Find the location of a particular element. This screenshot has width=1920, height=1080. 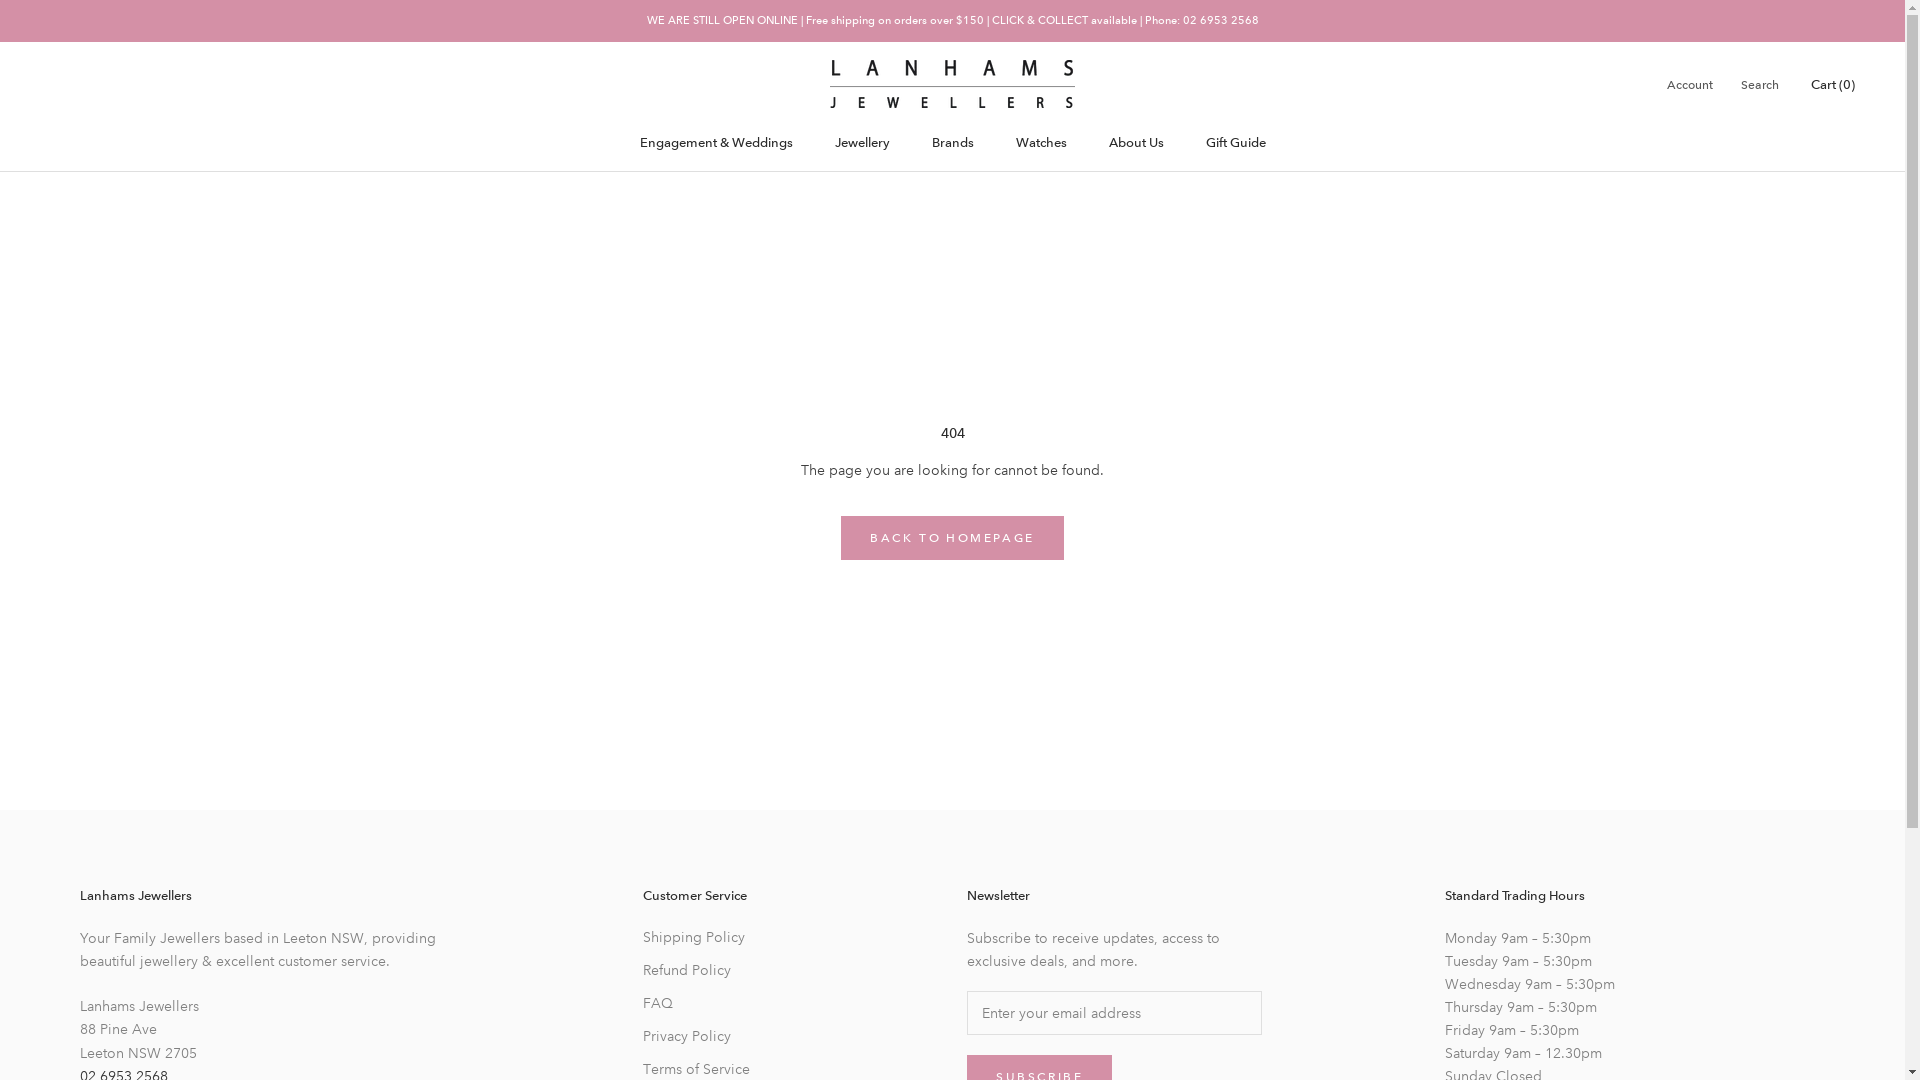

'Cart (0)' is located at coordinates (1833, 83).